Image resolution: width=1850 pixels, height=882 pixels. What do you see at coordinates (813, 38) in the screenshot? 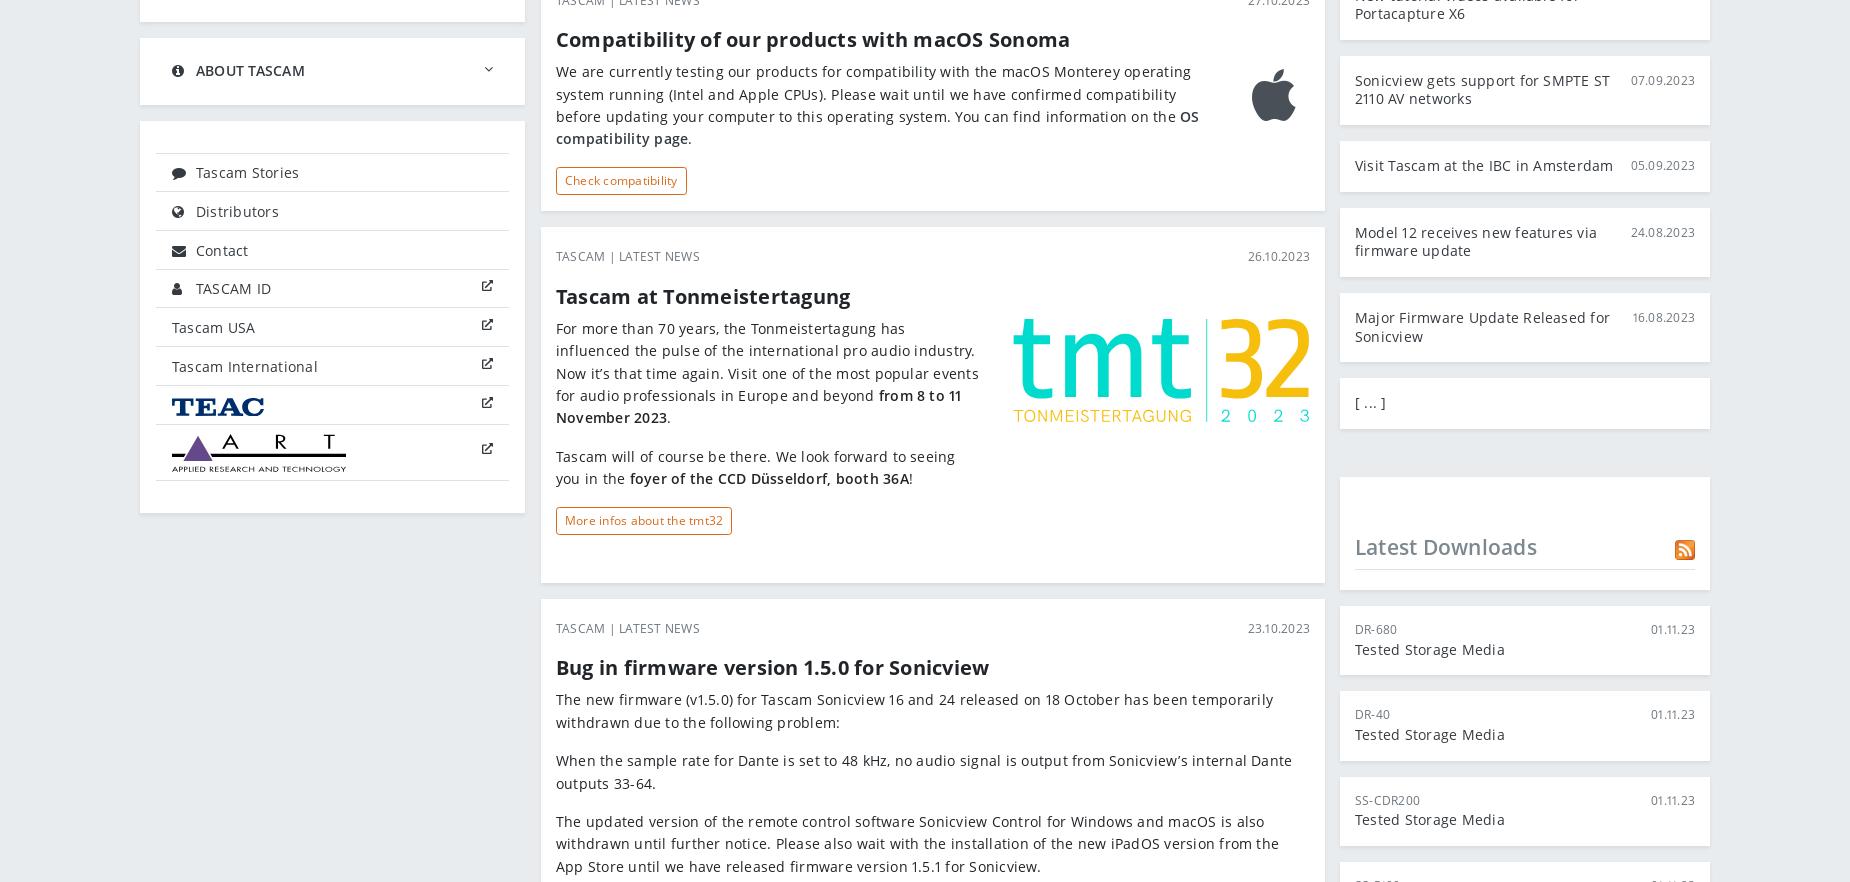
I see `'Compatibility of our products with macOS Sonoma'` at bounding box center [813, 38].